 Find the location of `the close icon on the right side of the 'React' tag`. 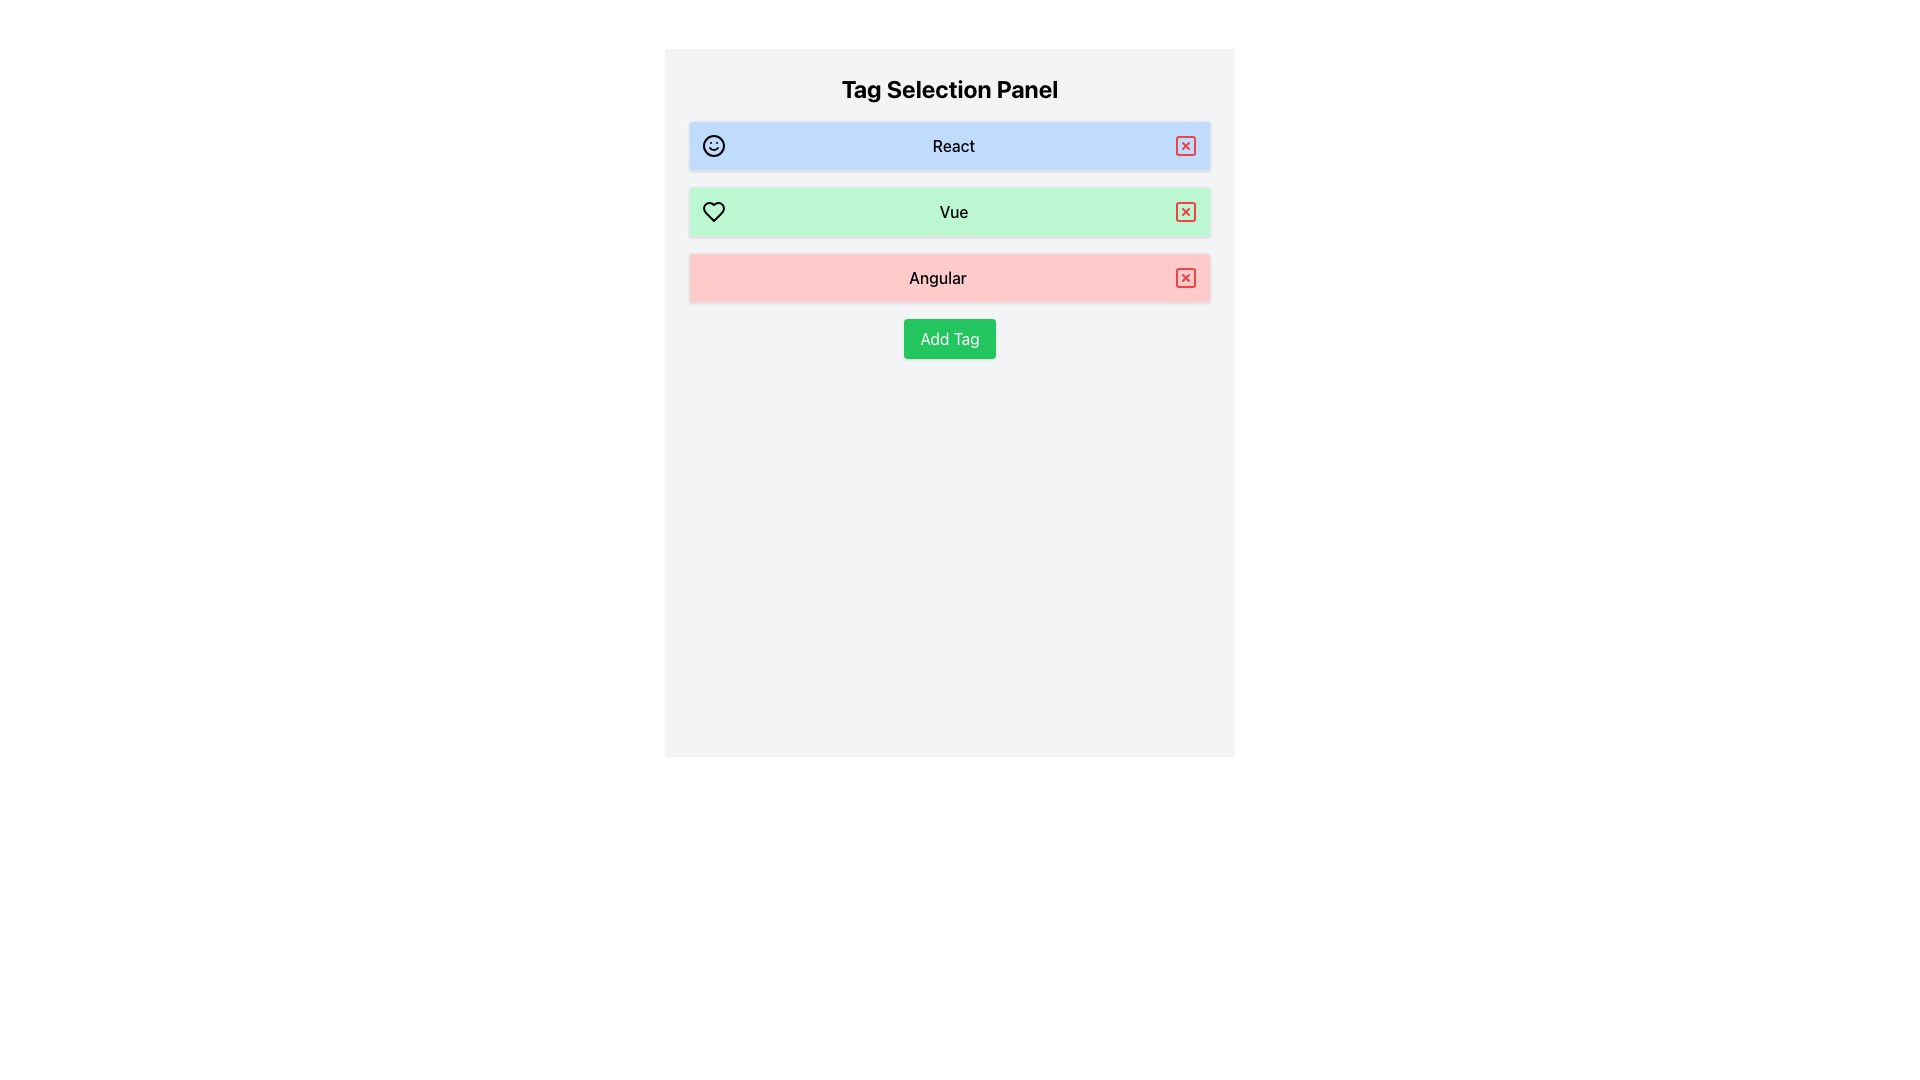

the close icon on the right side of the 'React' tag is located at coordinates (1185, 145).